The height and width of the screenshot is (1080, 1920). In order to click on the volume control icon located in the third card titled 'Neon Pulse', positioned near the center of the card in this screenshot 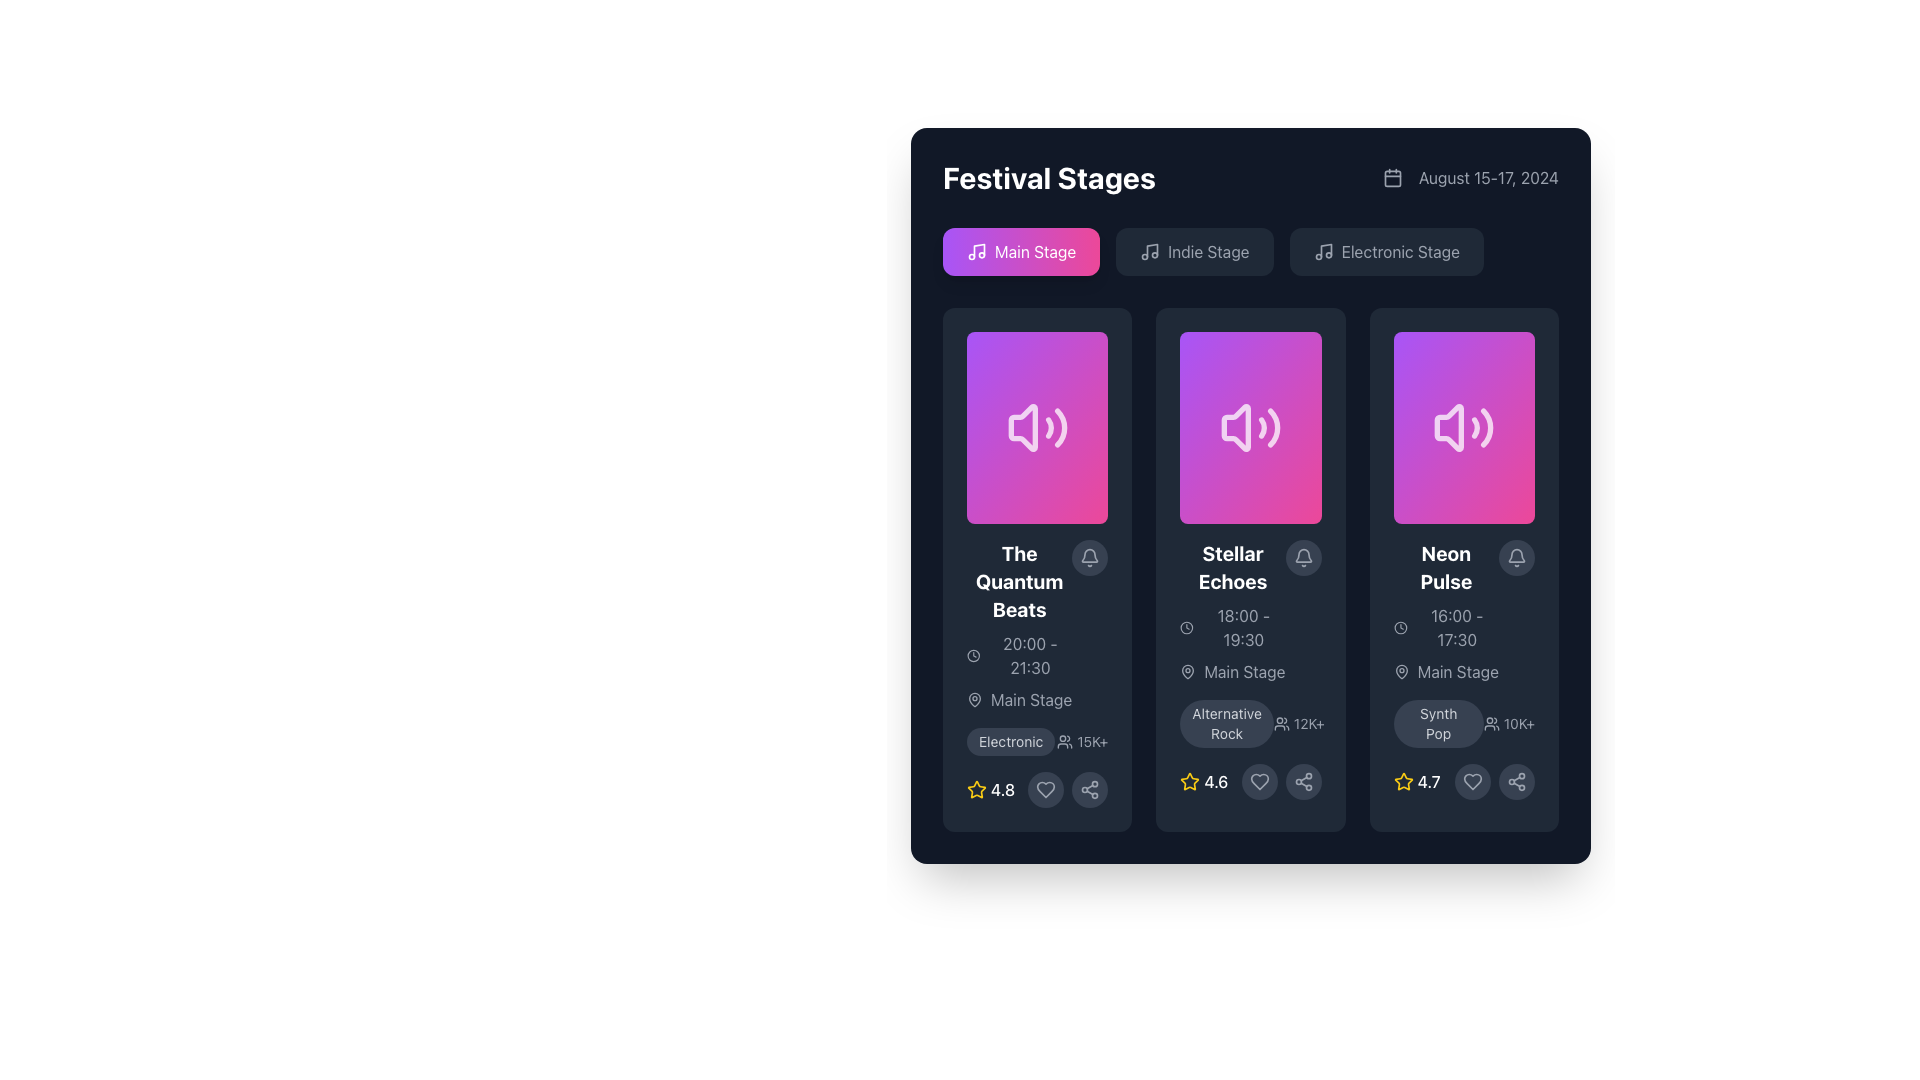, I will do `click(1464, 427)`.